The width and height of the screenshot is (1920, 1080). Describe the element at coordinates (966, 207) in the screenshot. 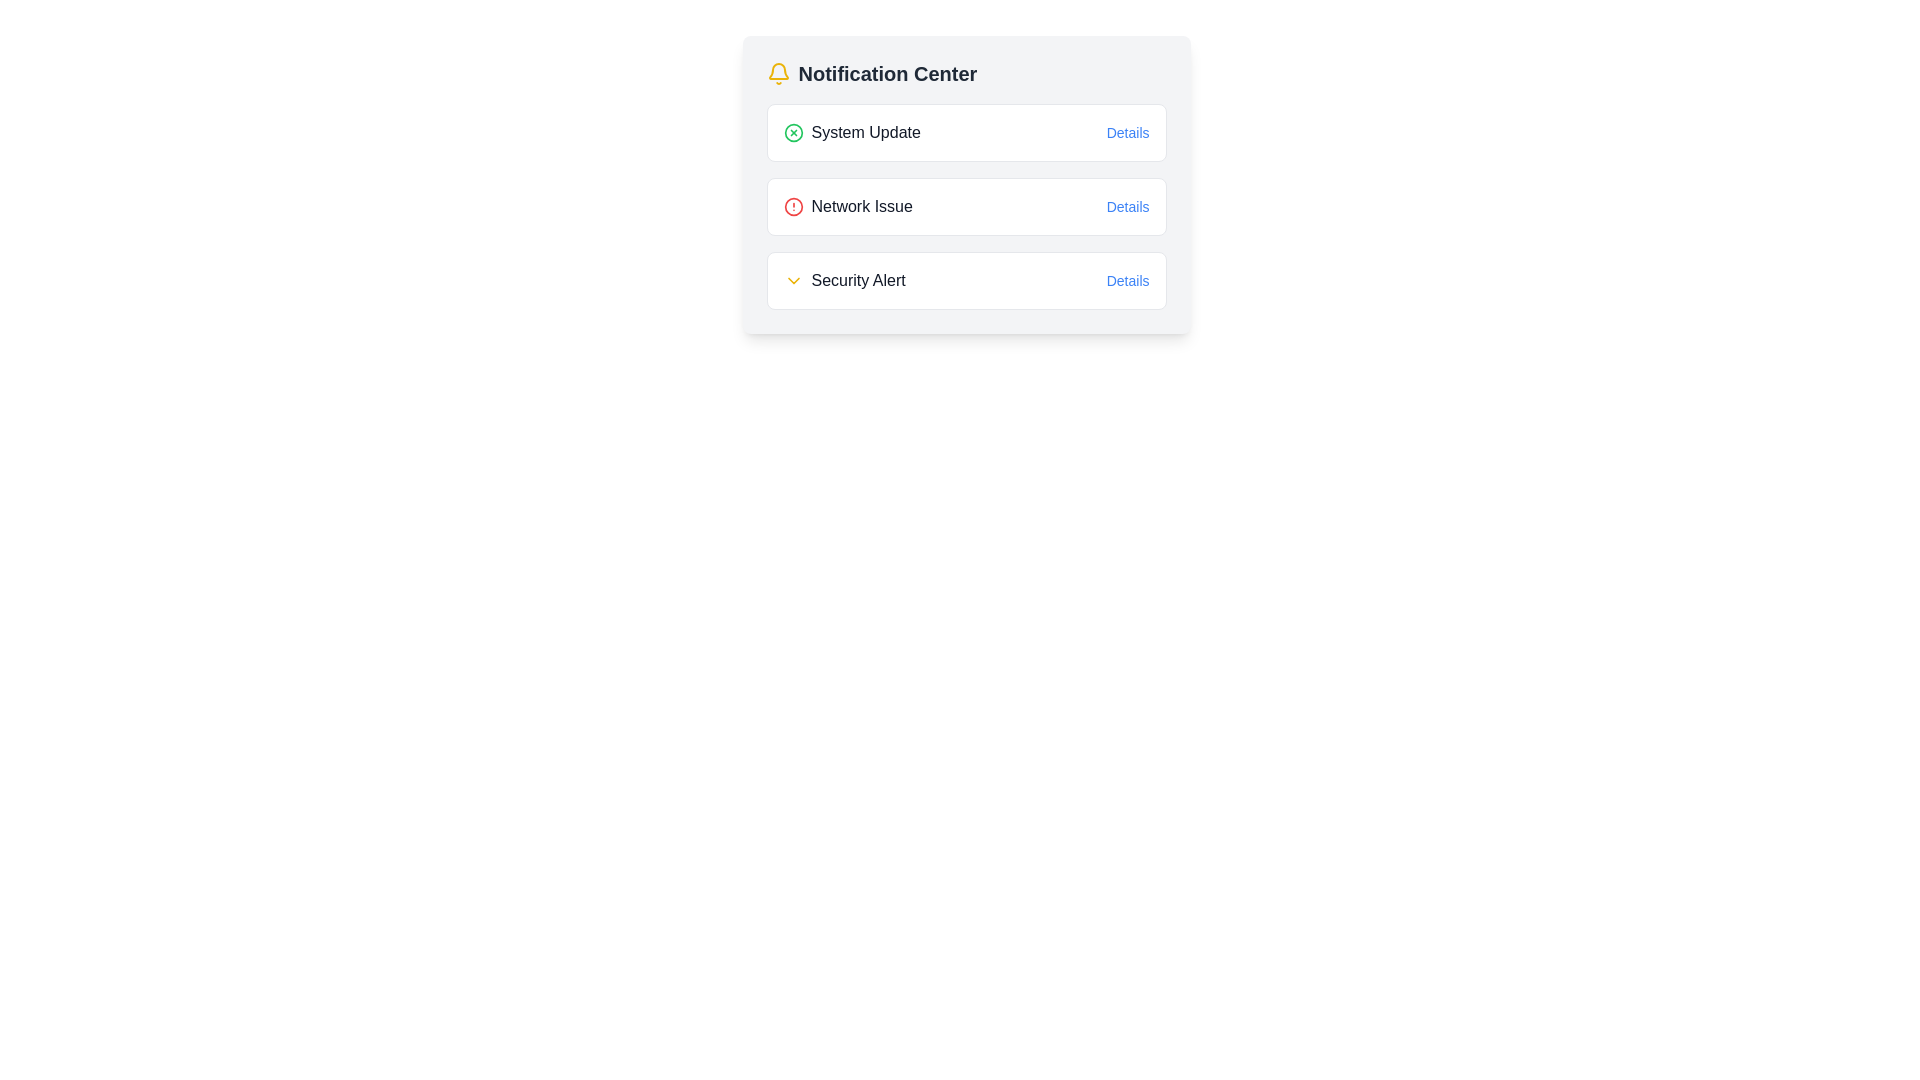

I see `the interactive notification item displaying a 'Network Issue' with an actionable link labeled 'Details' in the Notification Center` at that location.